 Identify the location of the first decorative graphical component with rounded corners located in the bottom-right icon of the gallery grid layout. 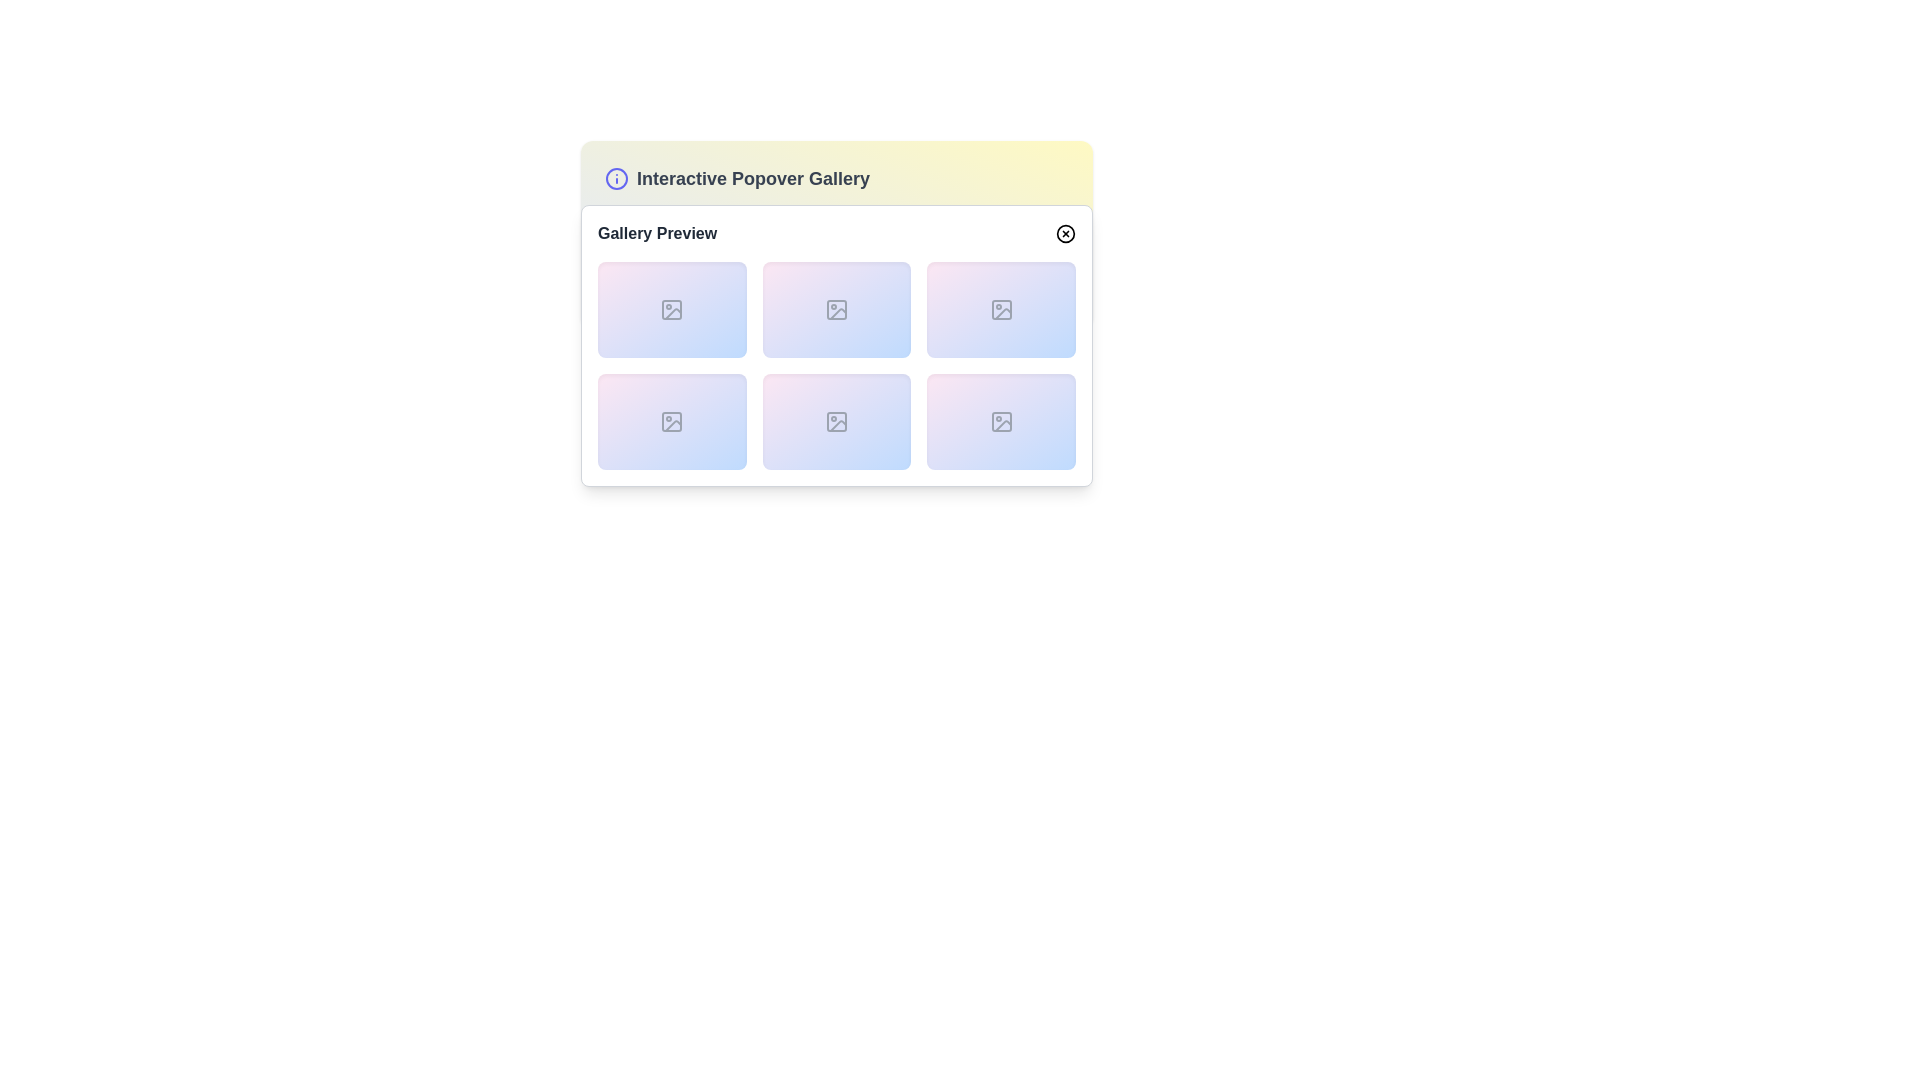
(1001, 420).